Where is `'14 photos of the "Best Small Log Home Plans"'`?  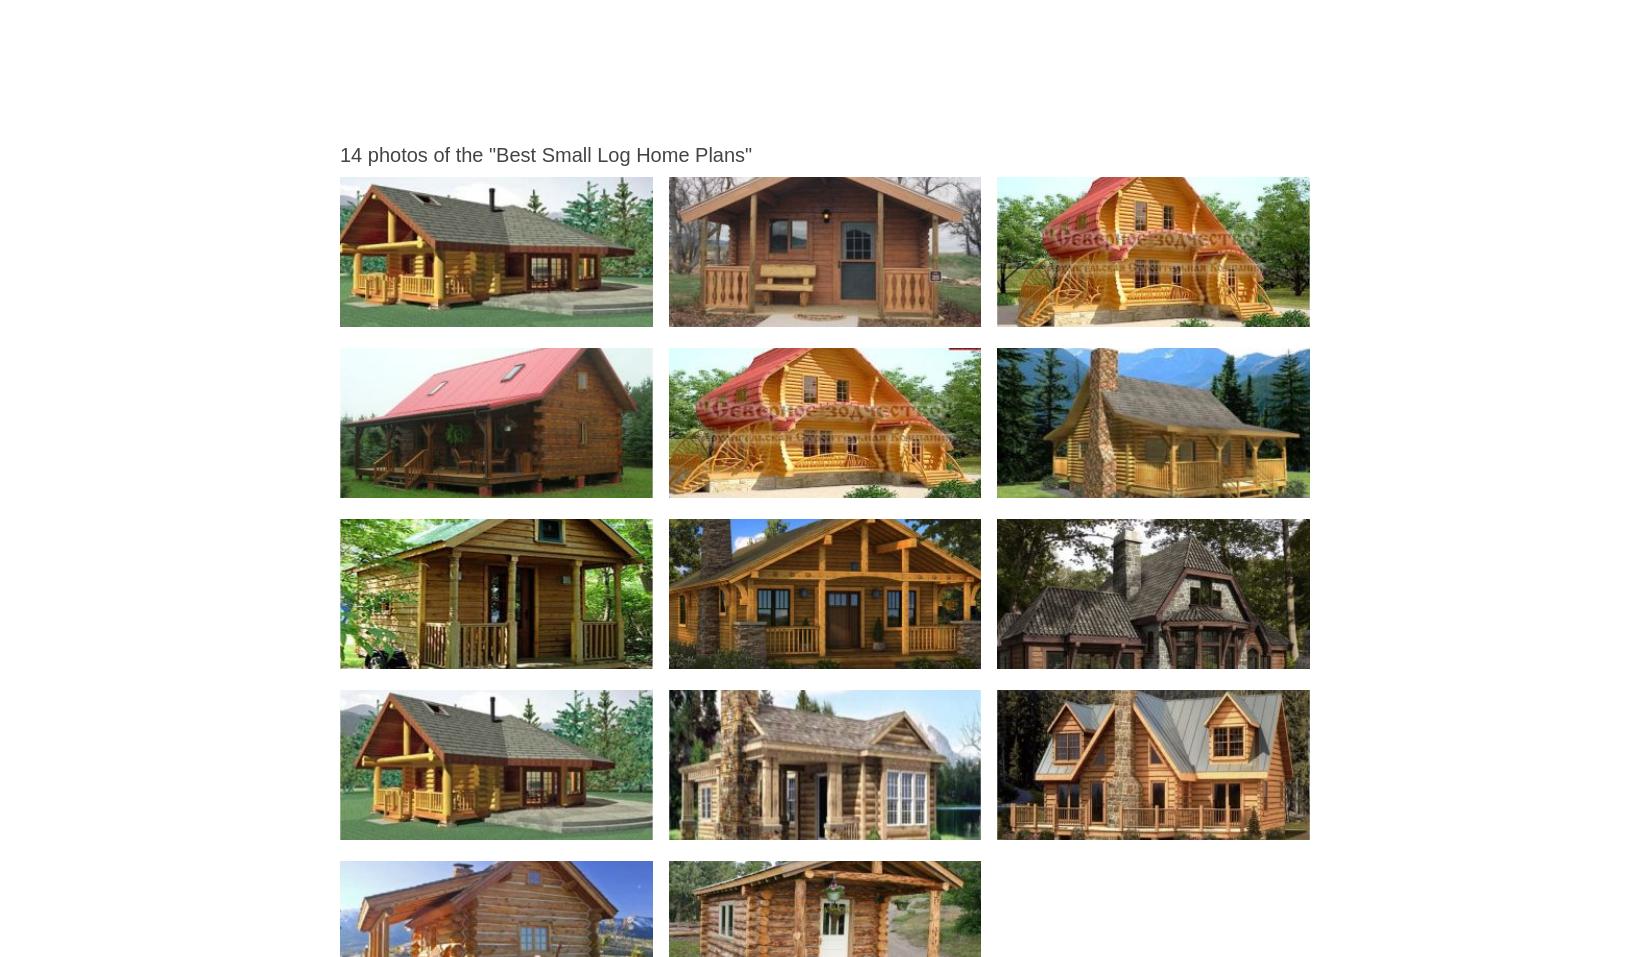
'14 photos of the "Best Small Log Home Plans"' is located at coordinates (544, 153).